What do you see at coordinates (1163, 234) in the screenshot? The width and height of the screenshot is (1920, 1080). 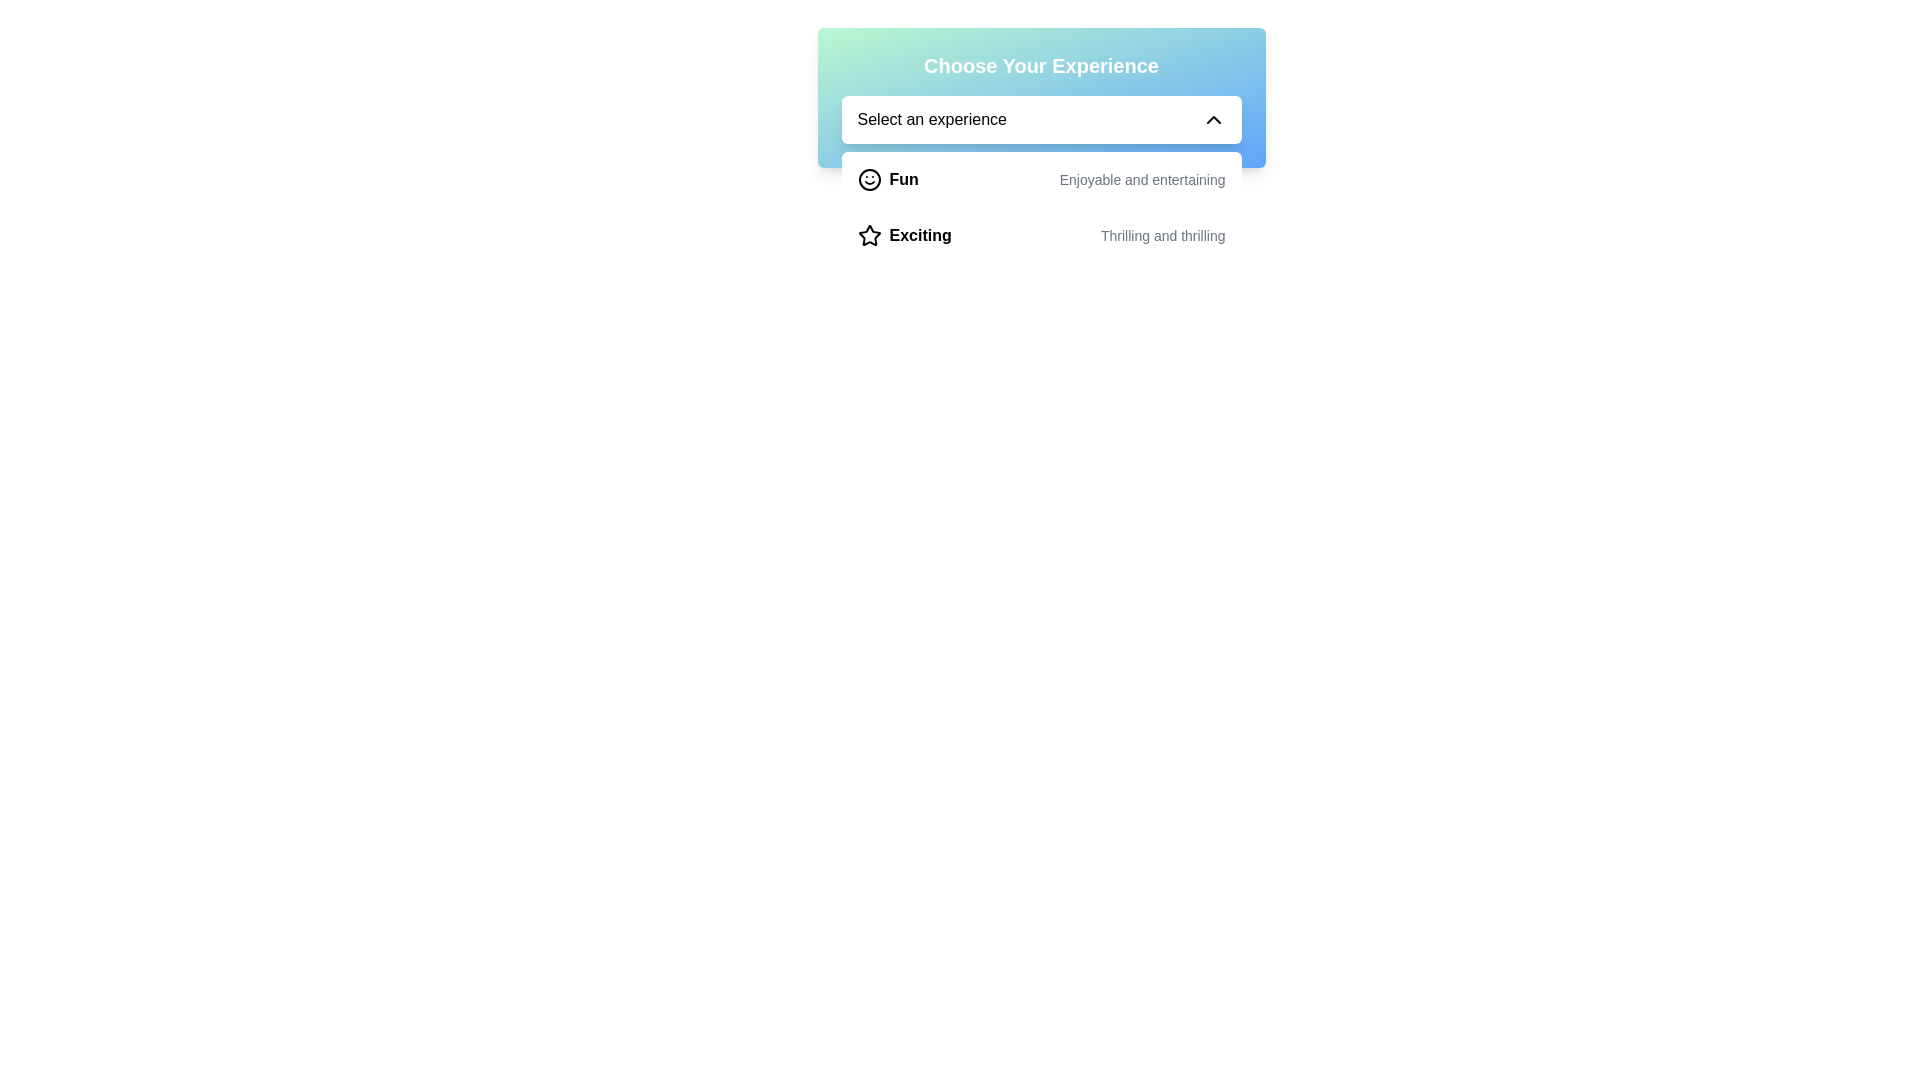 I see `the text label displaying 'Thrilling and thrilling' which is styled with a small font size and gray color, located to the right of the star icon and the label 'Exciting'` at bounding box center [1163, 234].